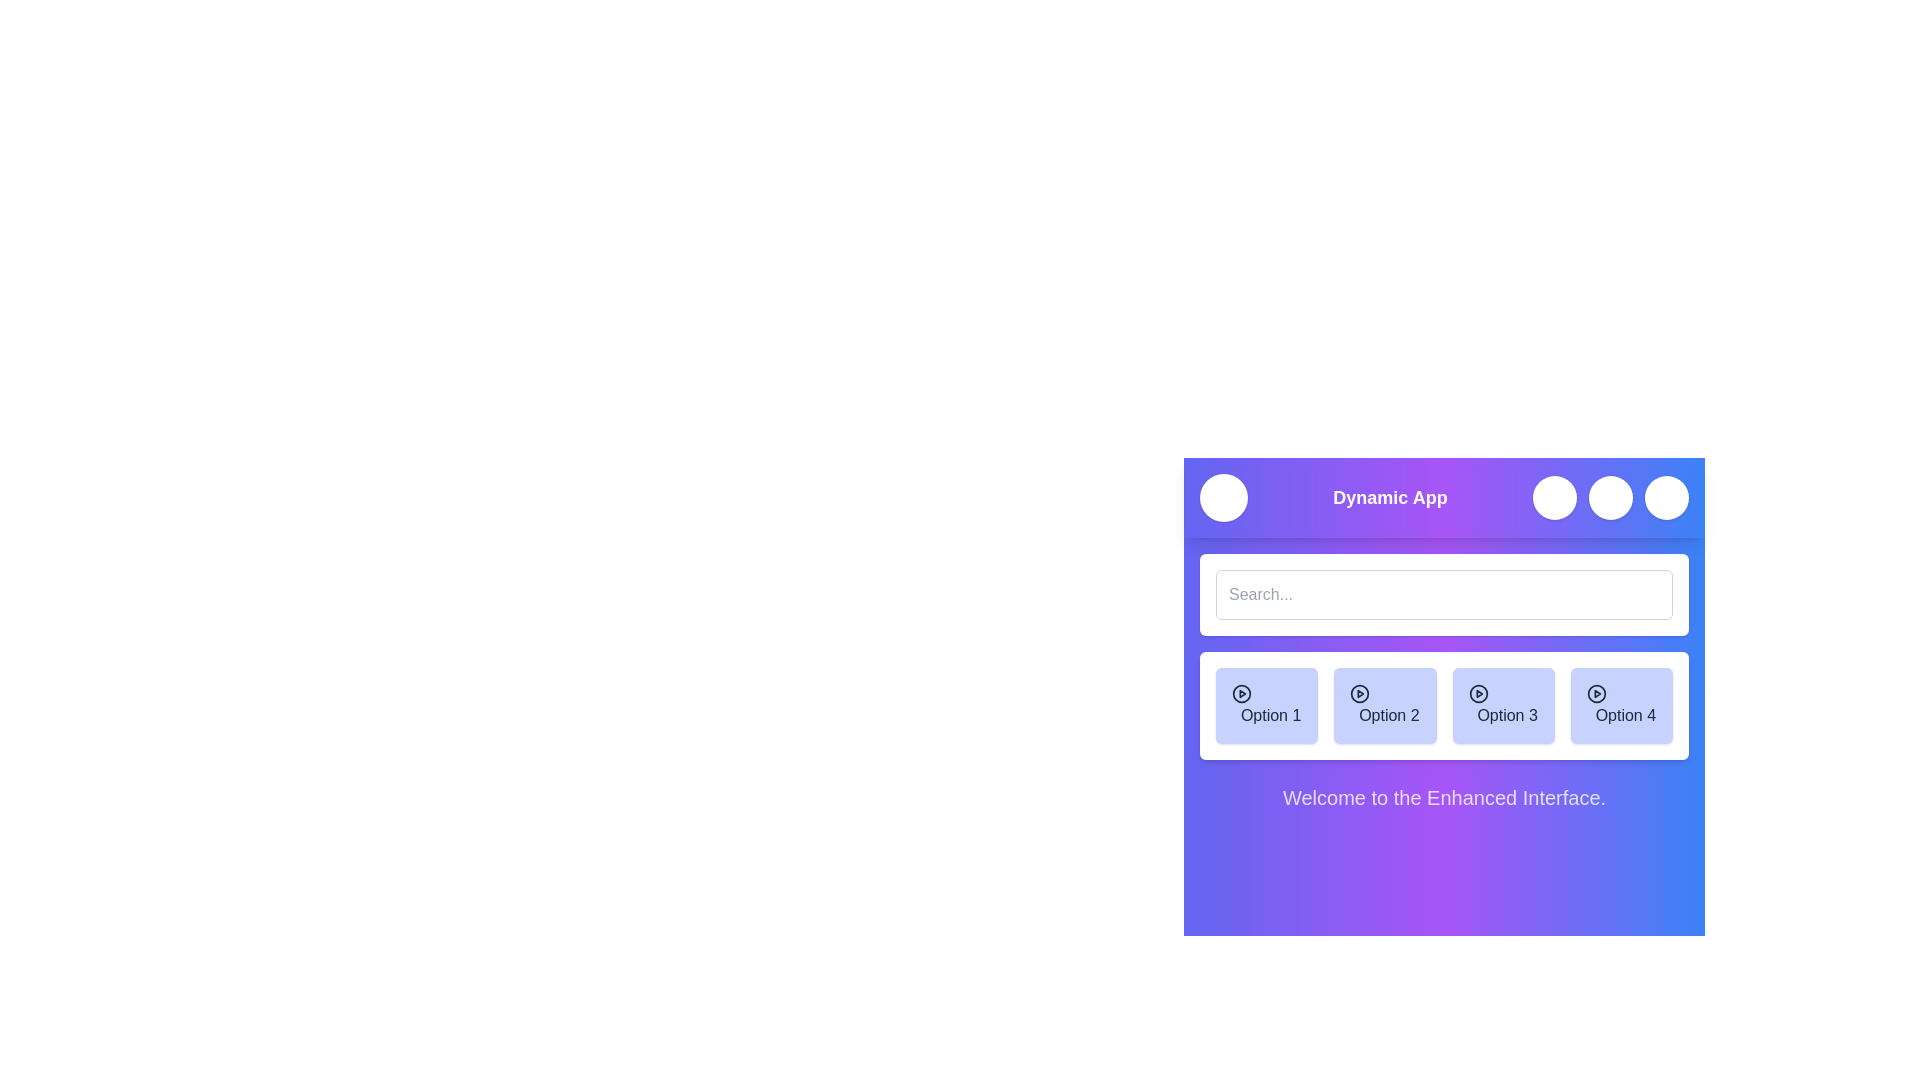  What do you see at coordinates (1384, 704) in the screenshot?
I see `the menu option Option 2 to select it` at bounding box center [1384, 704].